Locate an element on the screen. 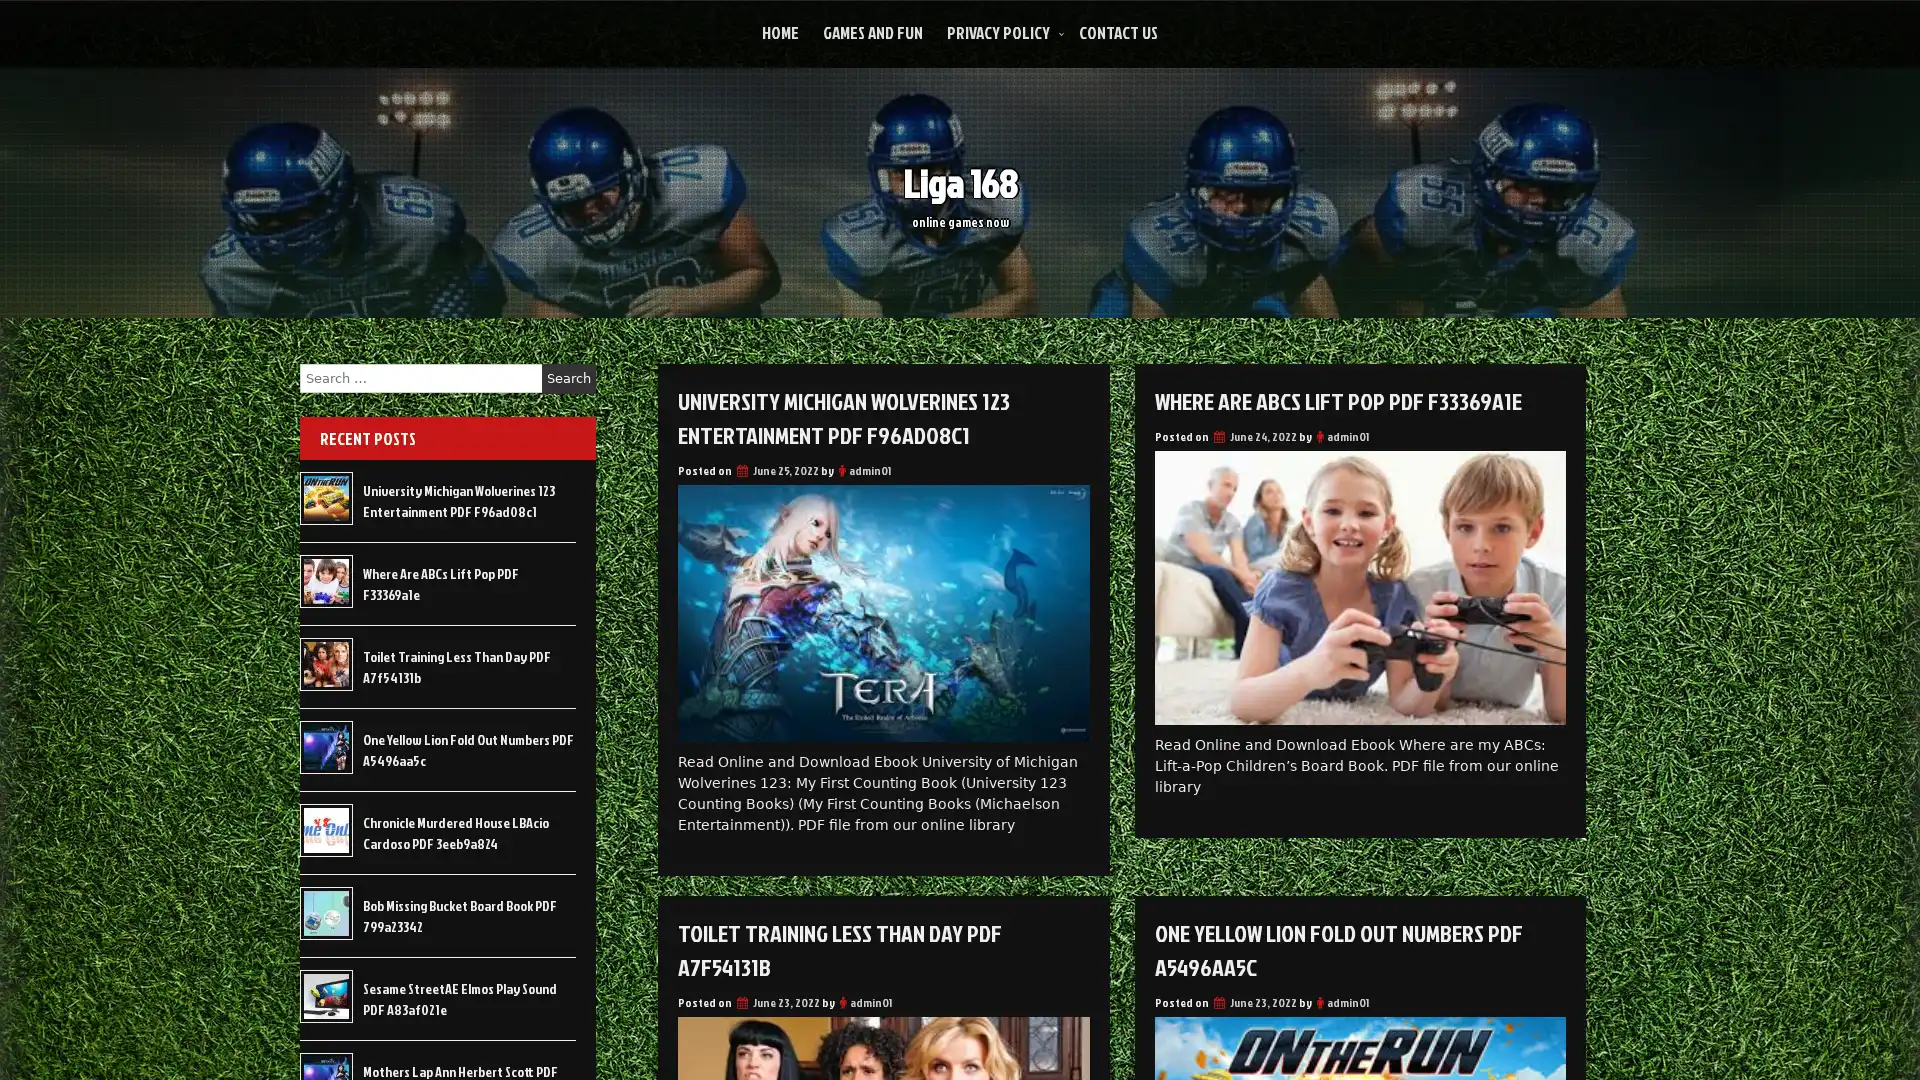  Search is located at coordinates (568, 378).